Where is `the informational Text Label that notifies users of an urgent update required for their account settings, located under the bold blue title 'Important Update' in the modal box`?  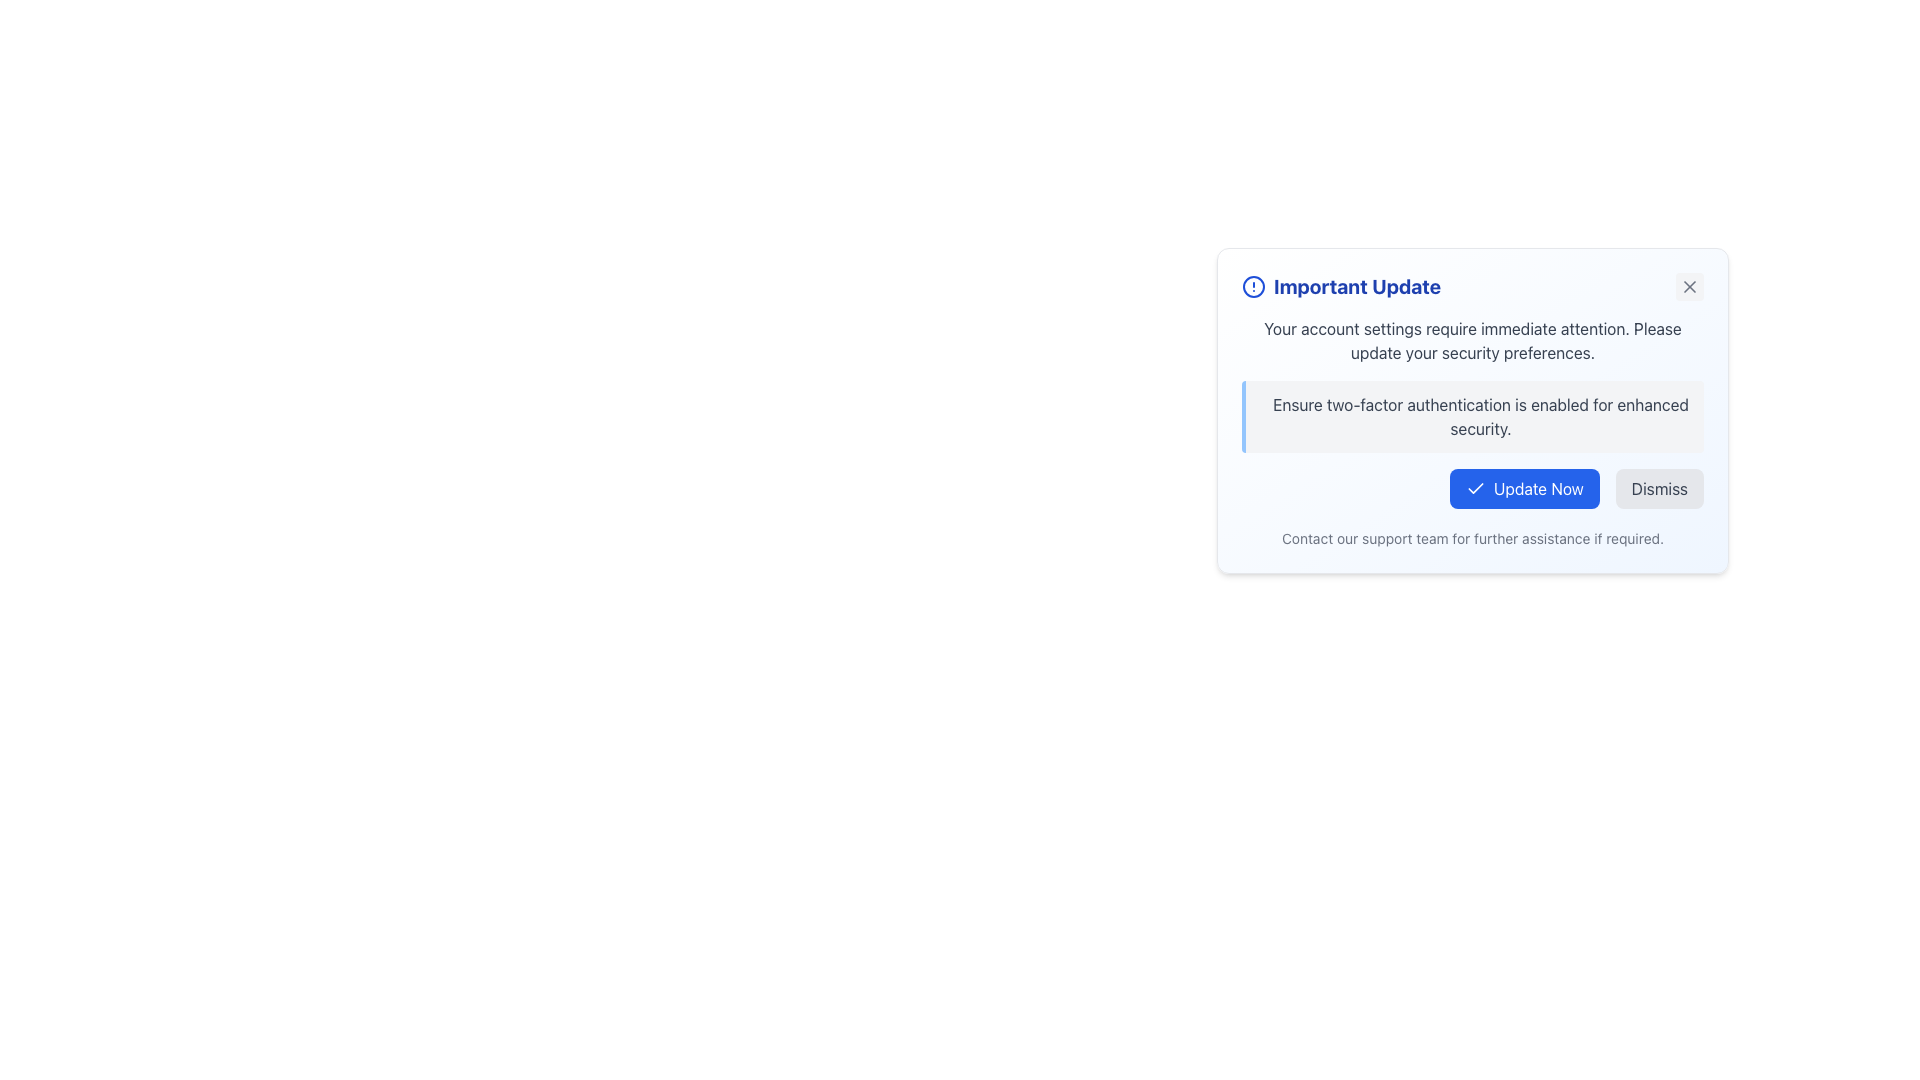
the informational Text Label that notifies users of an urgent update required for their account settings, located under the bold blue title 'Important Update' in the modal box is located at coordinates (1473, 339).